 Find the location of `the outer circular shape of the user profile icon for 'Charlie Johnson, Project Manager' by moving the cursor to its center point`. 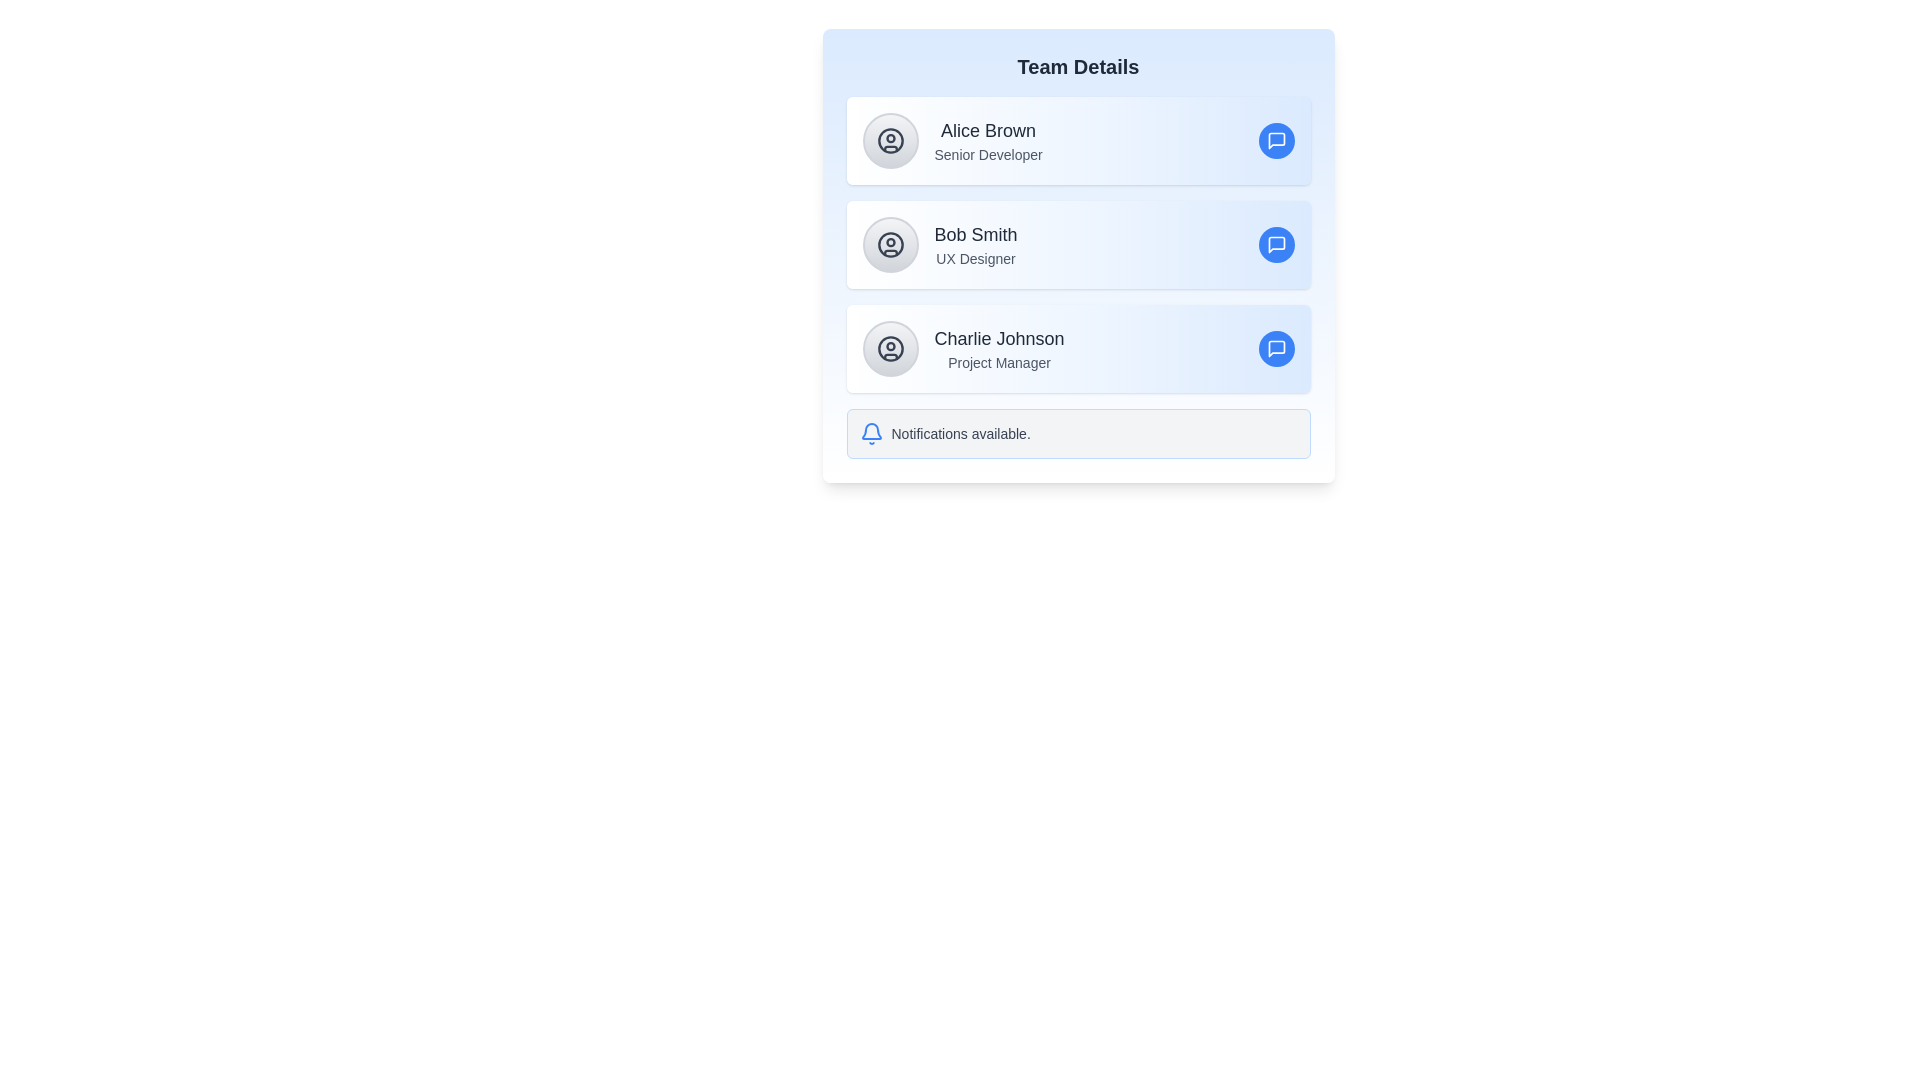

the outer circular shape of the user profile icon for 'Charlie Johnson, Project Manager' by moving the cursor to its center point is located at coordinates (889, 347).